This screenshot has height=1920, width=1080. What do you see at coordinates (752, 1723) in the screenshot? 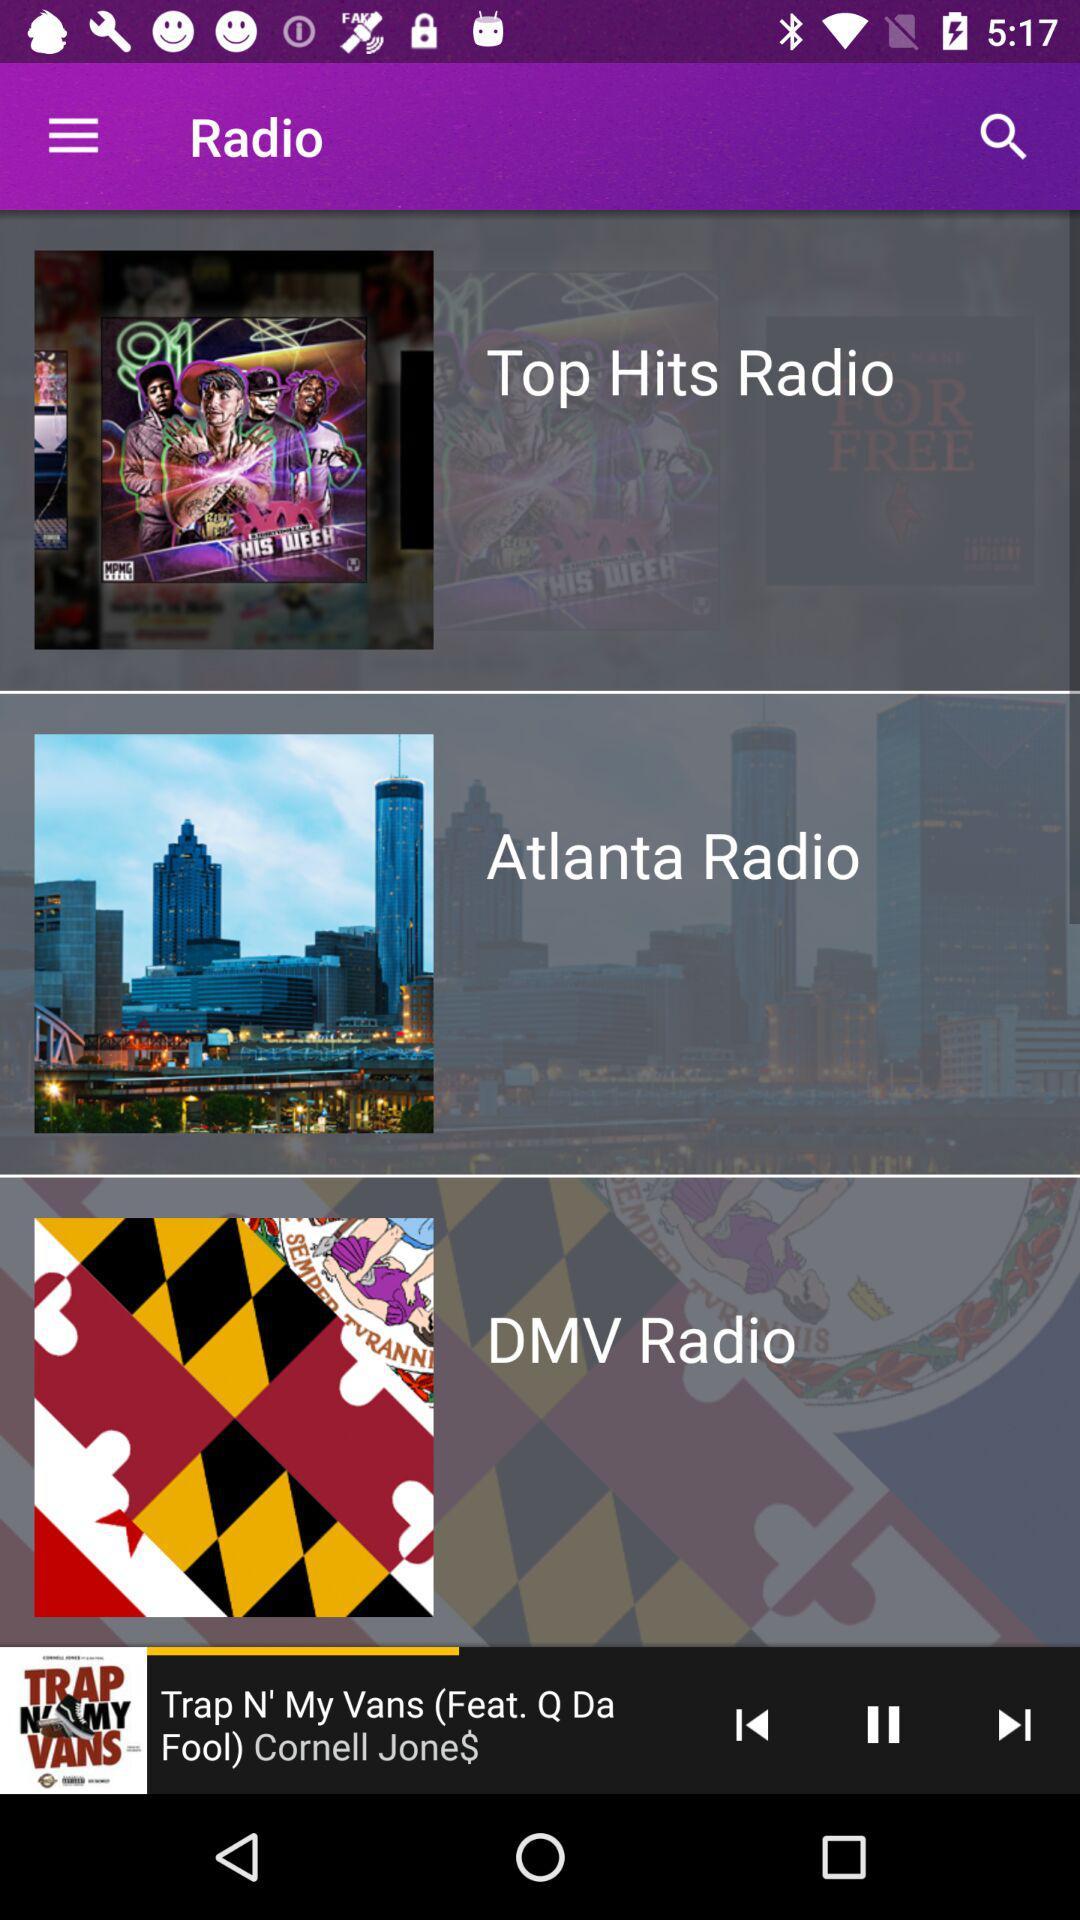
I see `the button which is next to the trap n my vans feat q da fool cornell jone` at bounding box center [752, 1723].